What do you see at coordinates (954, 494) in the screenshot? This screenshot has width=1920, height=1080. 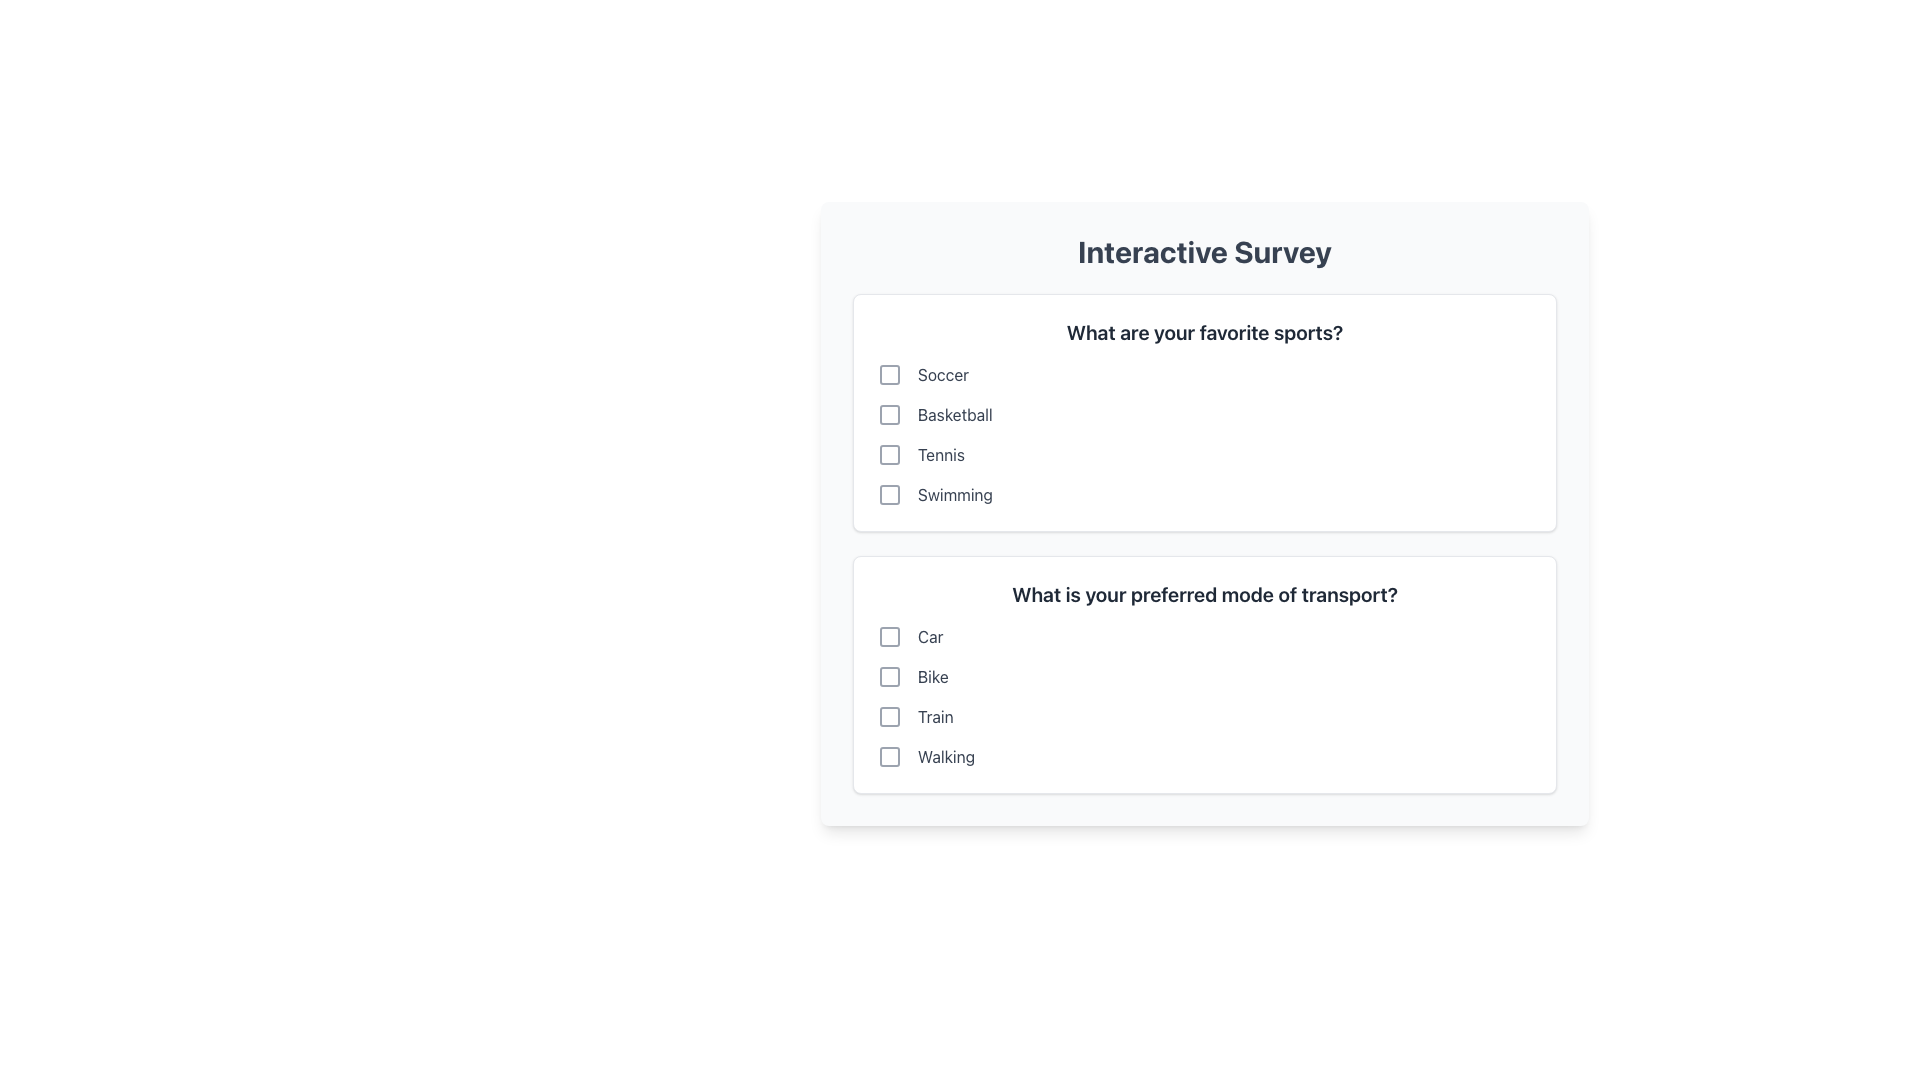 I see `the text label displaying 'Swimming' in gray color, which is the fourth item in the list under 'What are your favorite sports?'` at bounding box center [954, 494].